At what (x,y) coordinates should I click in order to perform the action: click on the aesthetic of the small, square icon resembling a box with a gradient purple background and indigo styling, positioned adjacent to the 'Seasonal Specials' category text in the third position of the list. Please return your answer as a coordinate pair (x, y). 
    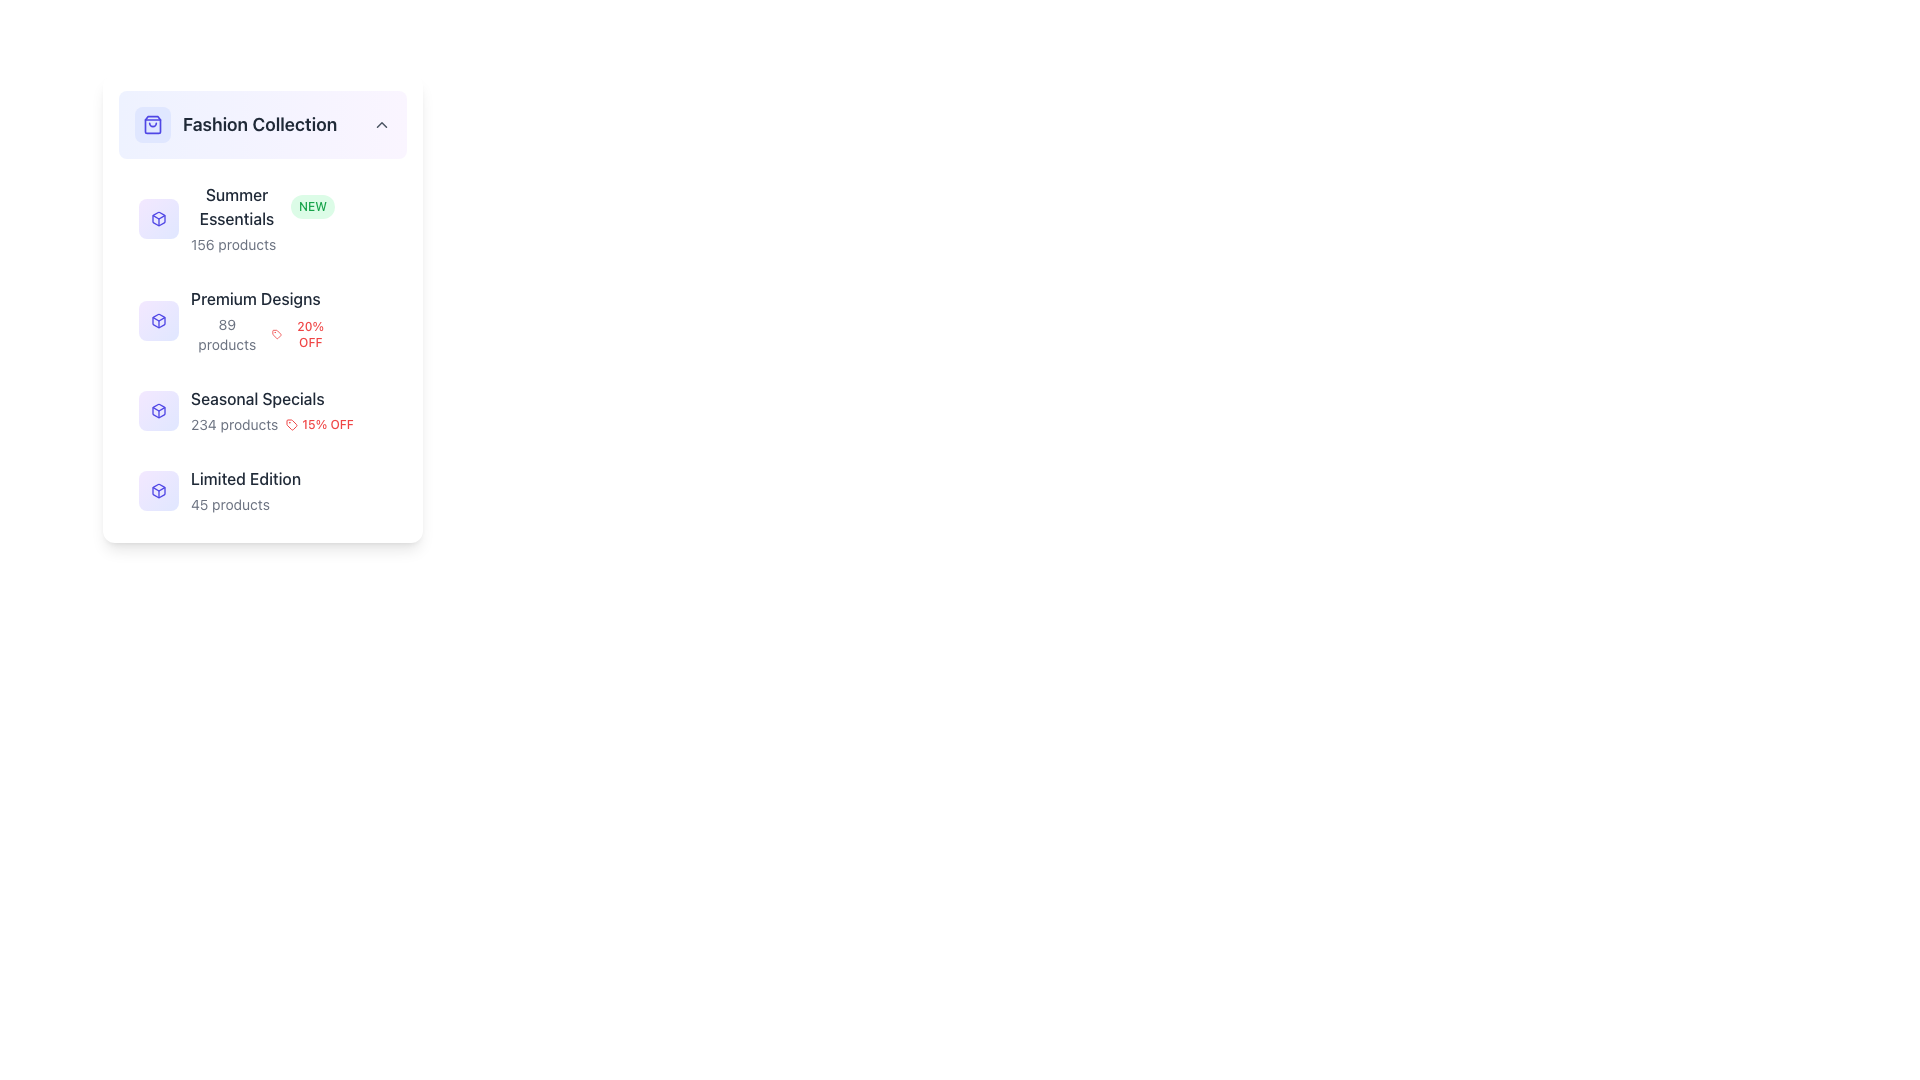
    Looking at the image, I should click on (157, 410).